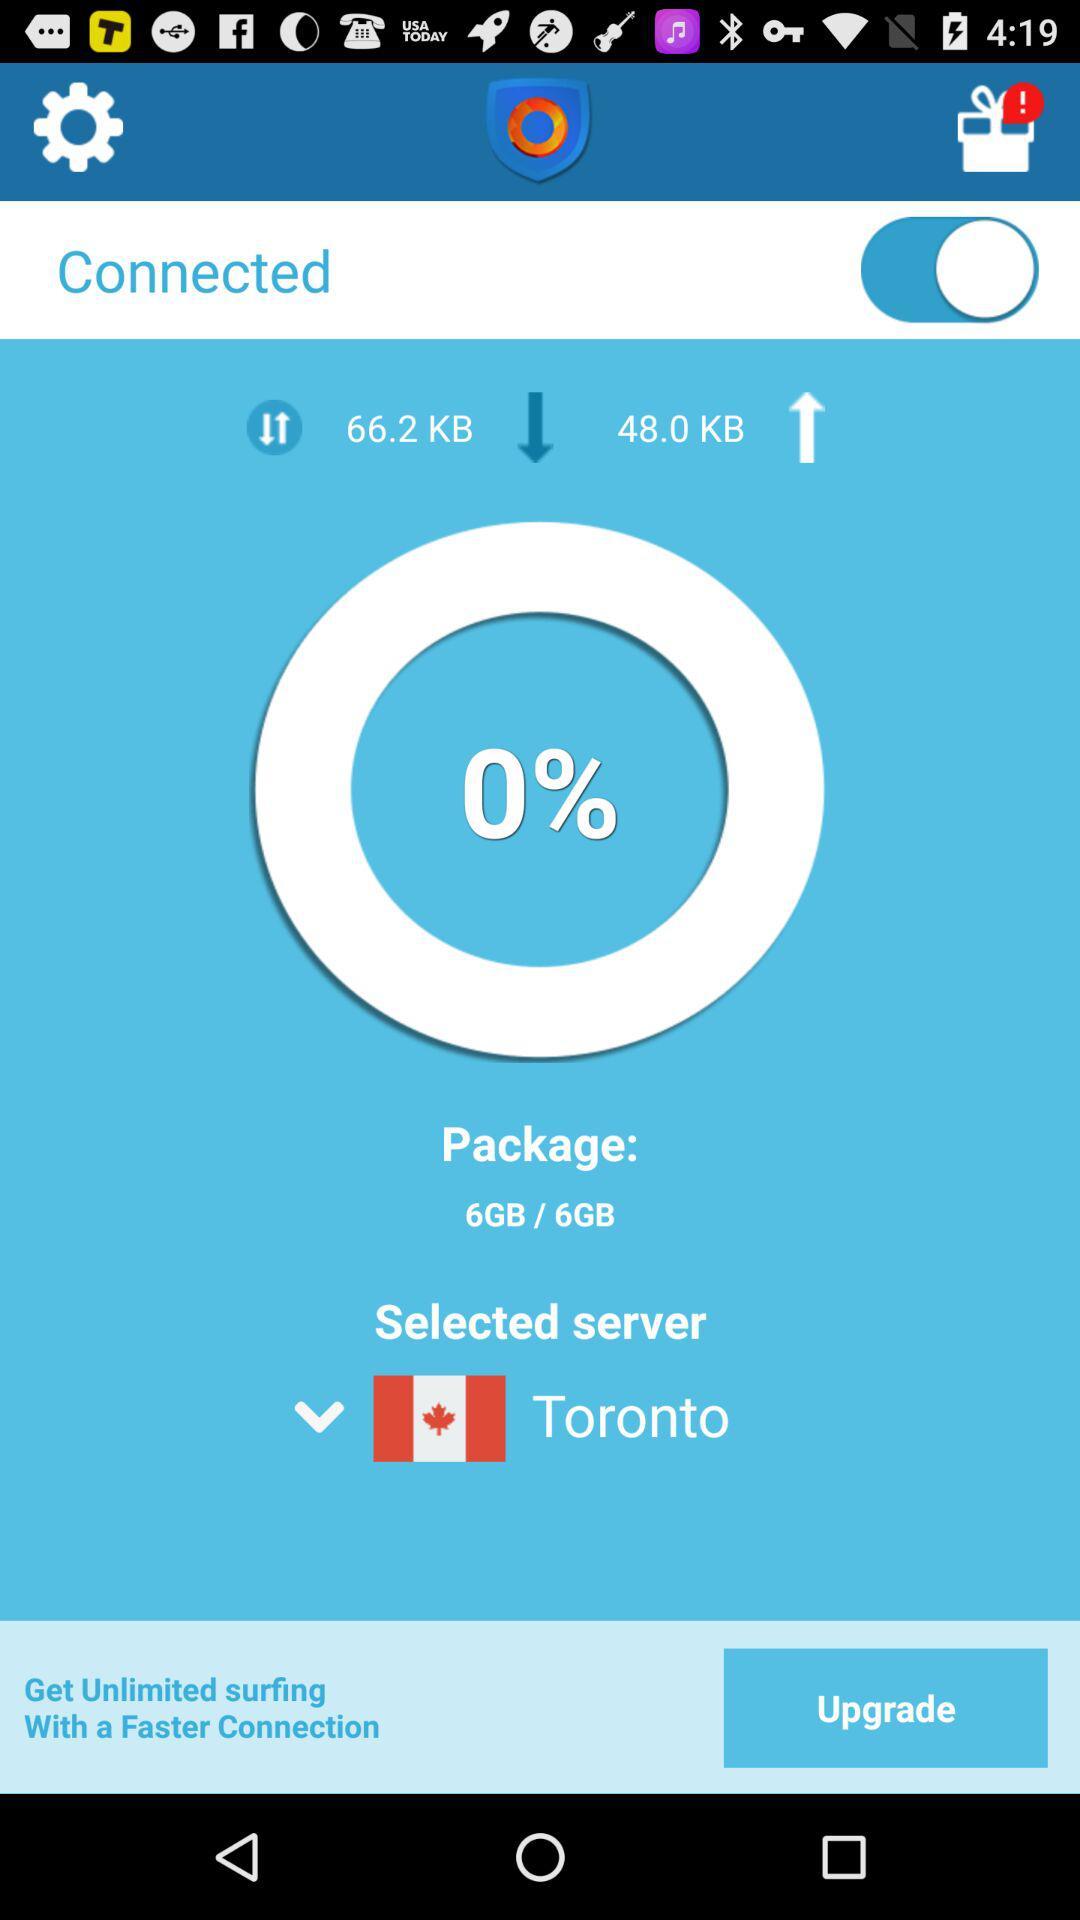 The height and width of the screenshot is (1920, 1080). I want to click on open the server list, so click(588, 1470).